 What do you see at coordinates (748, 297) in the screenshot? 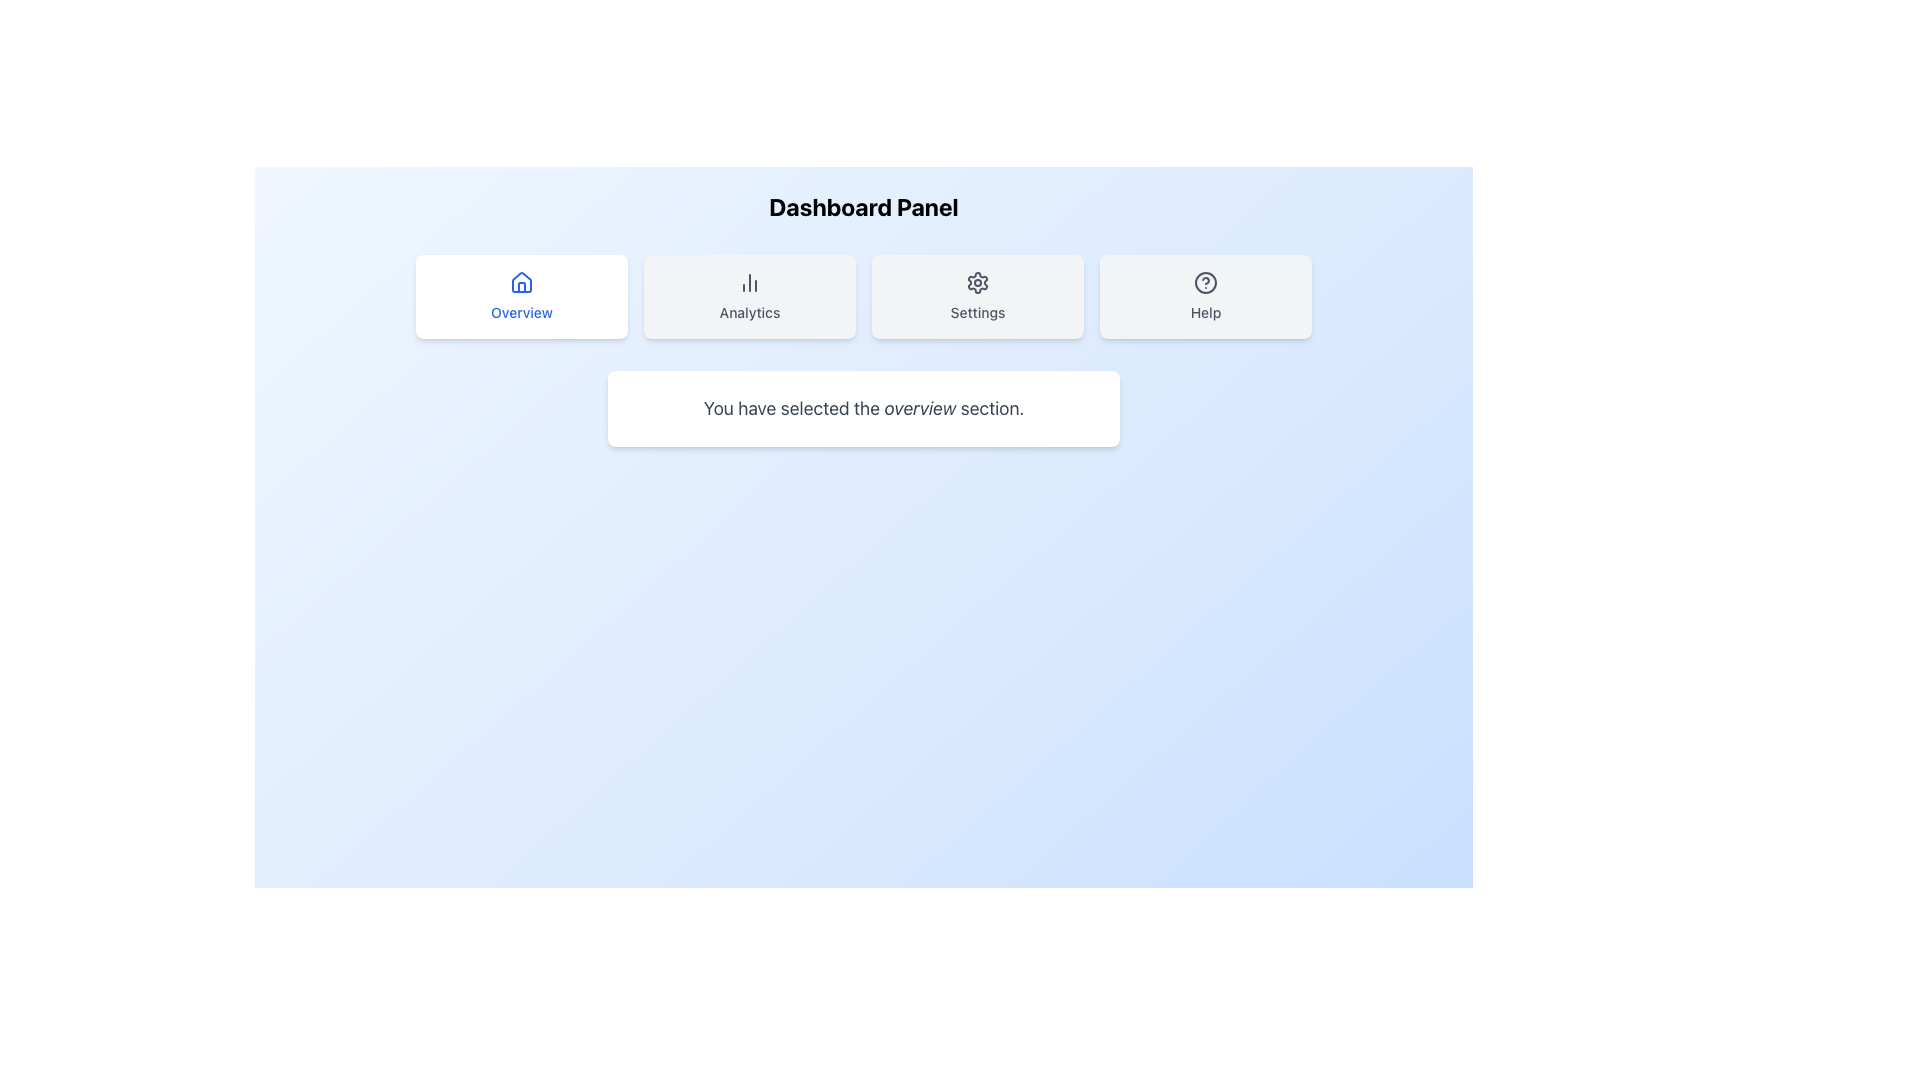
I see `the 'Analytics' button, which is a rectangular button with a light gray background and an icon resembling a bar chart above the text 'Analytics'. It is located below the 'Dashboard Panel' header, between the 'Overview' and 'Settings' buttons` at bounding box center [748, 297].